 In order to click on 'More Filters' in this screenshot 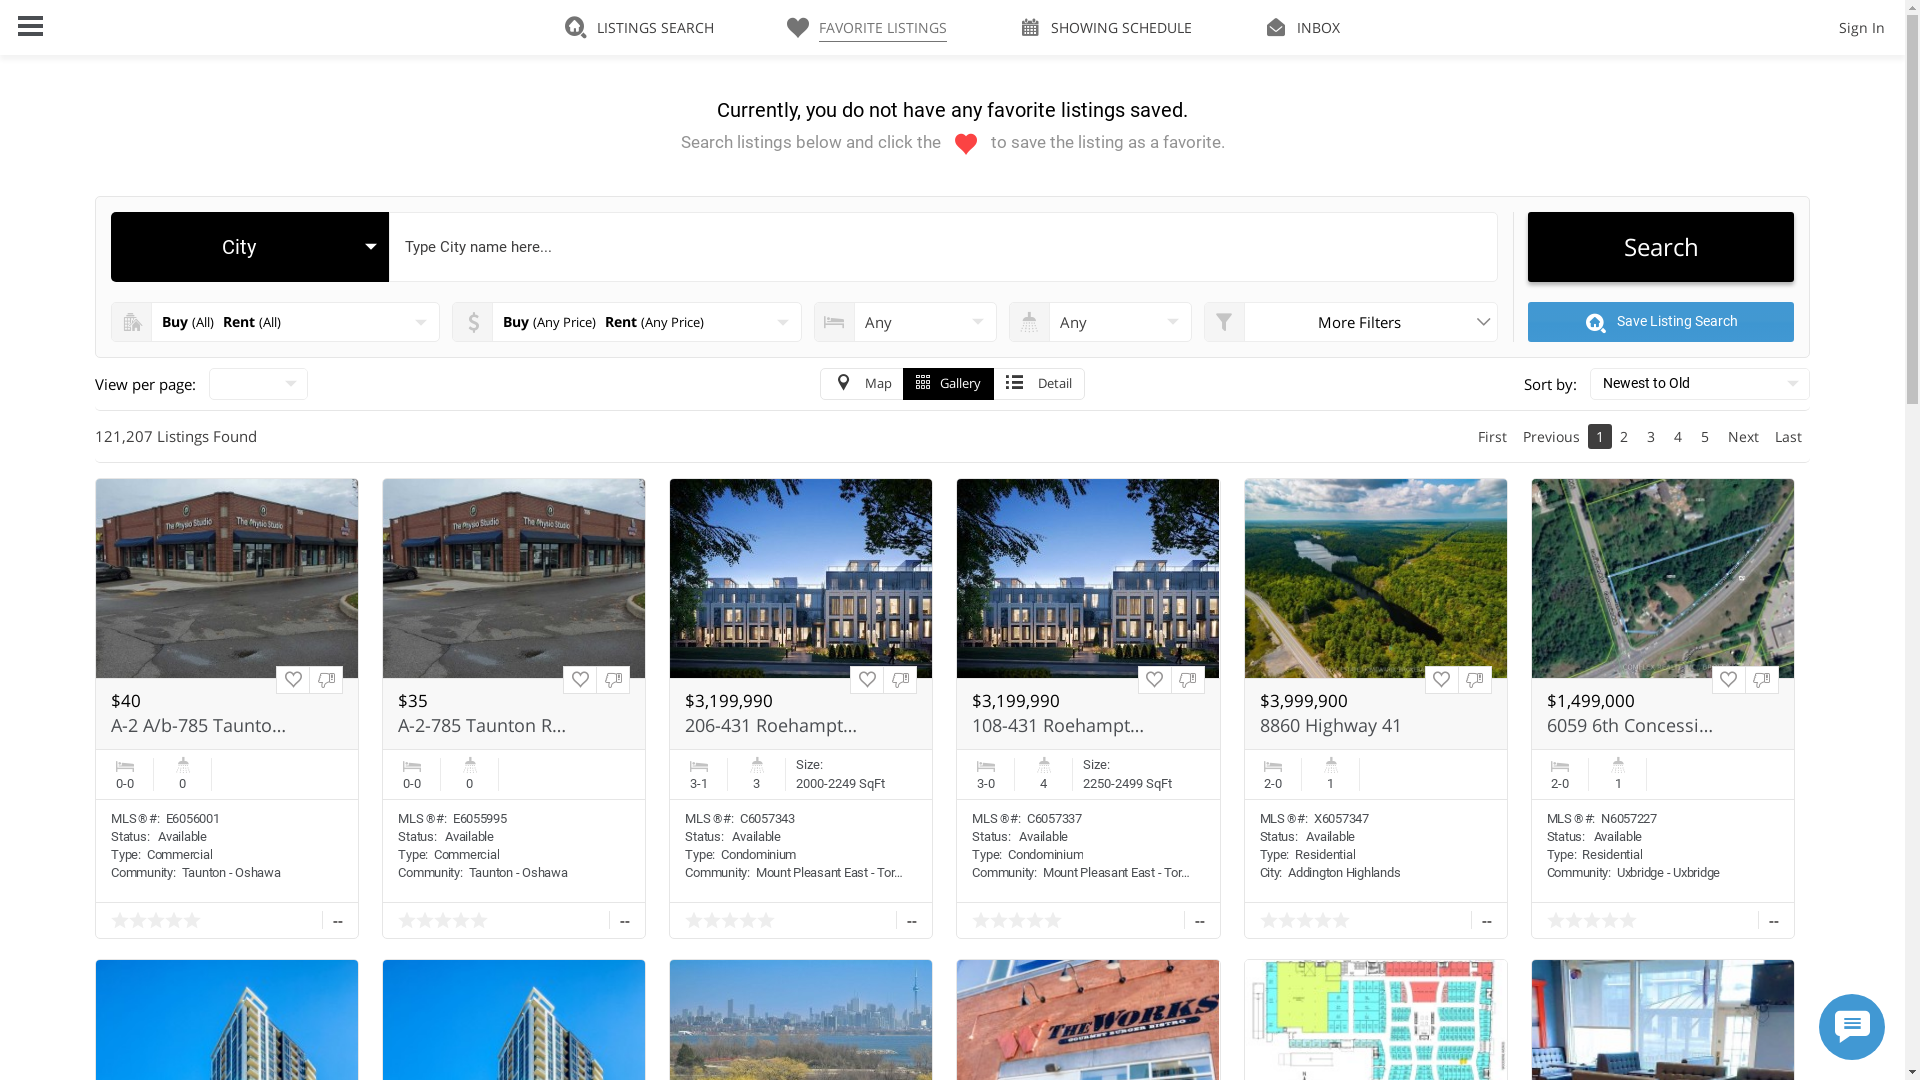, I will do `click(1350, 320)`.